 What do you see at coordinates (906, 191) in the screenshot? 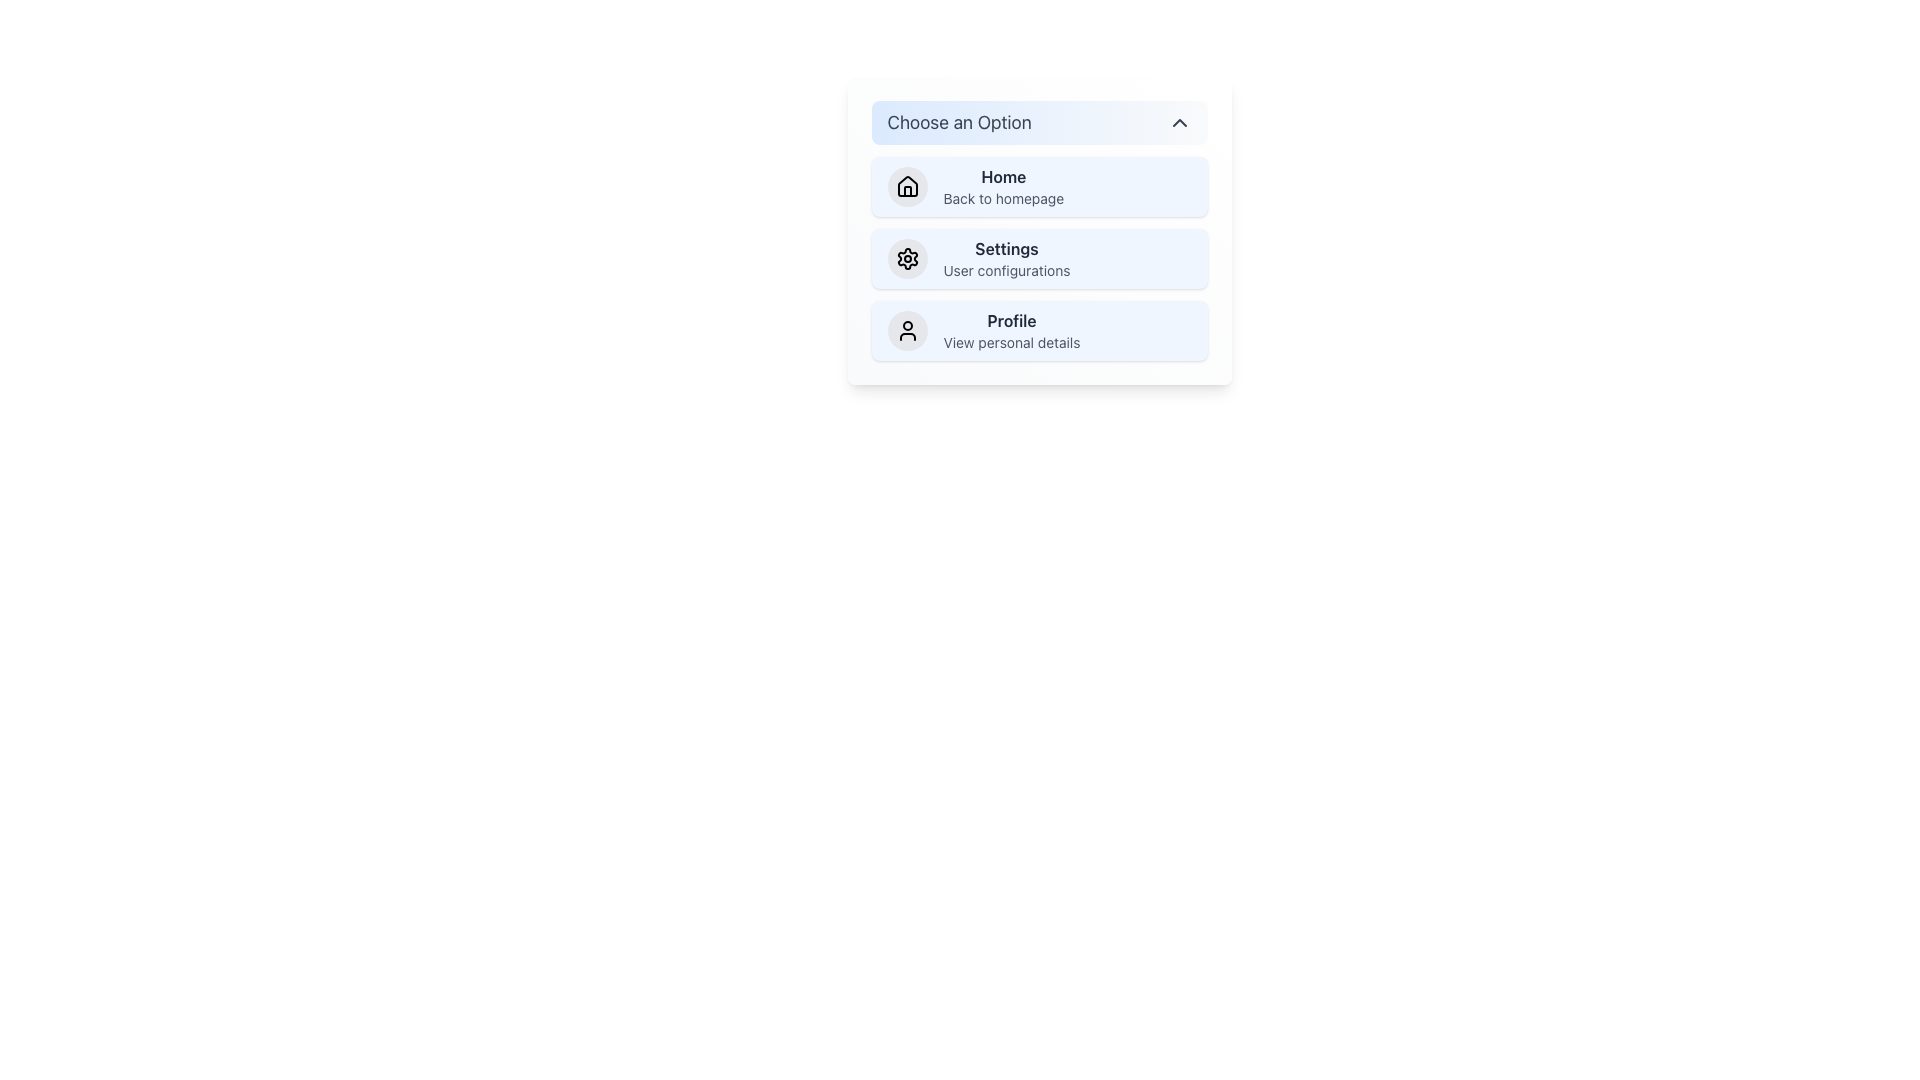
I see `the 'Home' button which contains the lower part of the house icon in the vertically stacked menu list` at bounding box center [906, 191].